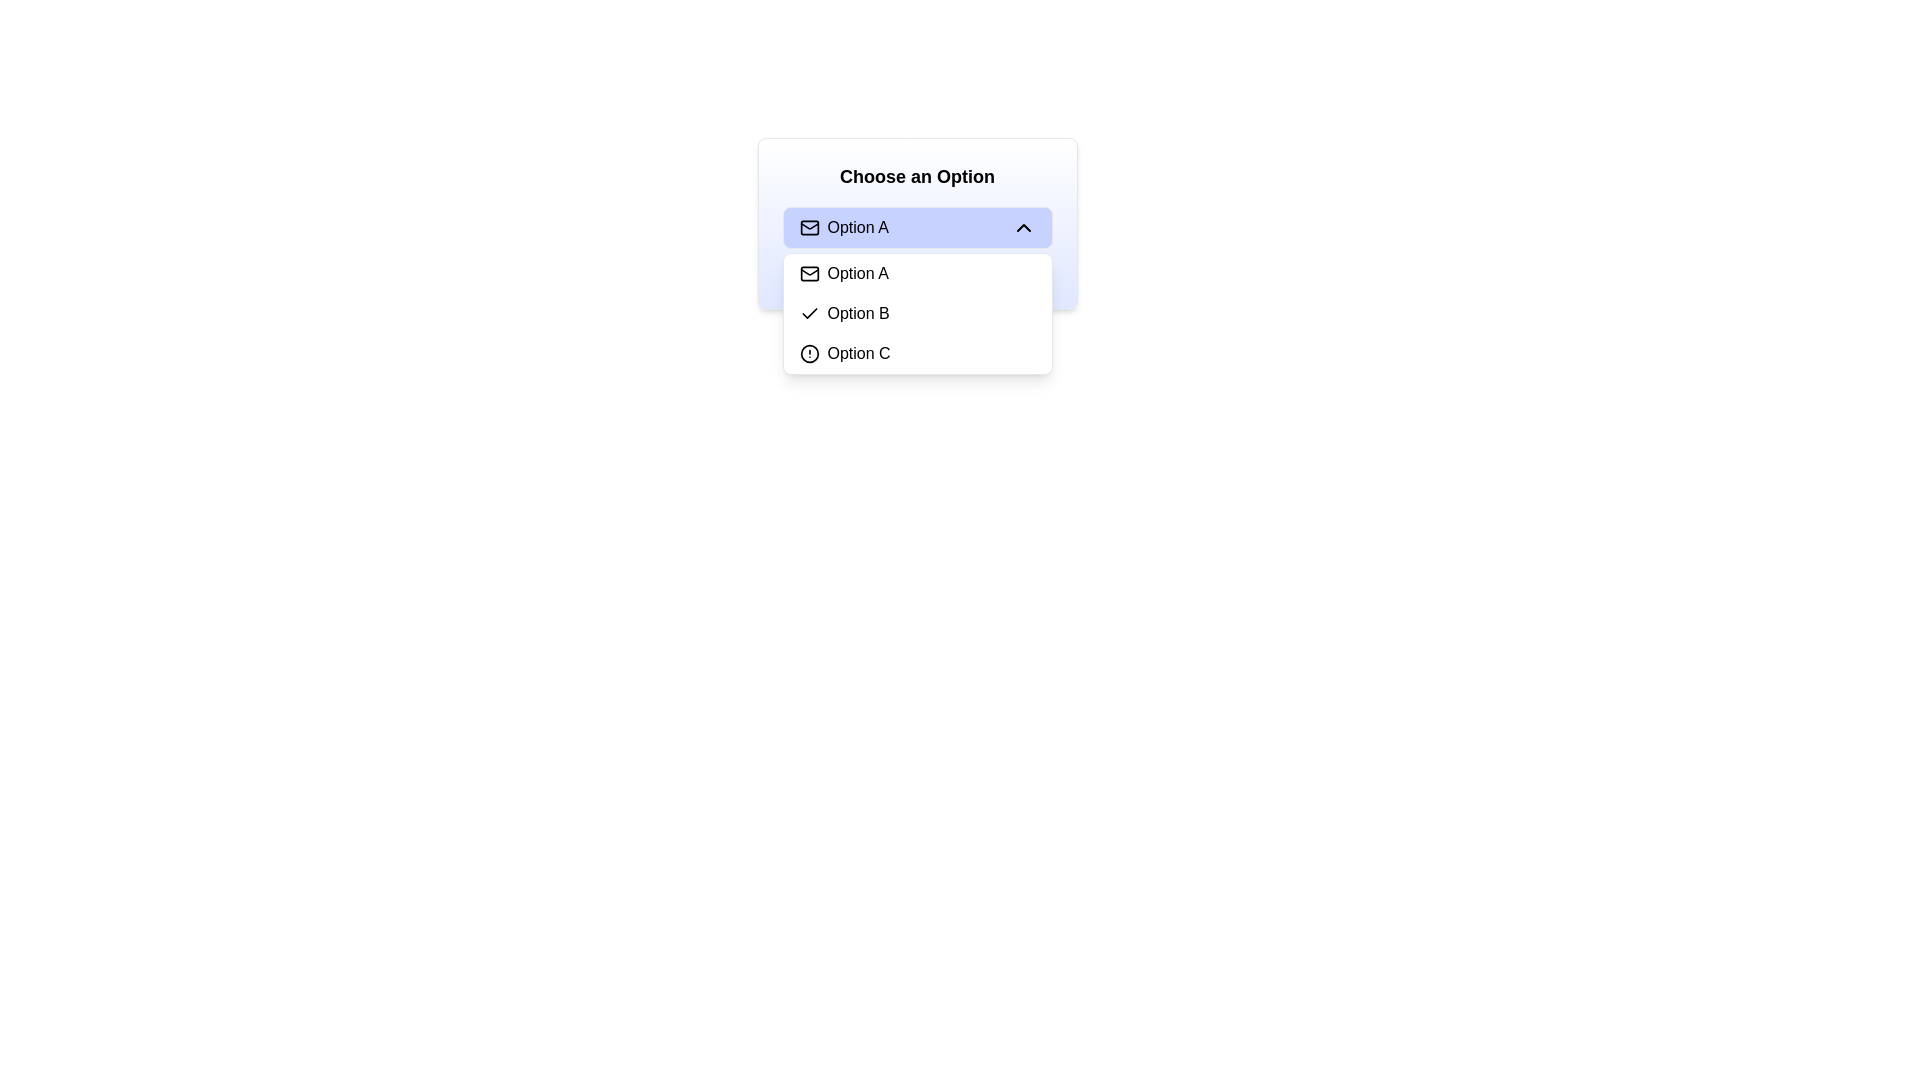  What do you see at coordinates (916, 313) in the screenshot?
I see `the Dropdown Menu located beneath the 'Choose an Option' button` at bounding box center [916, 313].